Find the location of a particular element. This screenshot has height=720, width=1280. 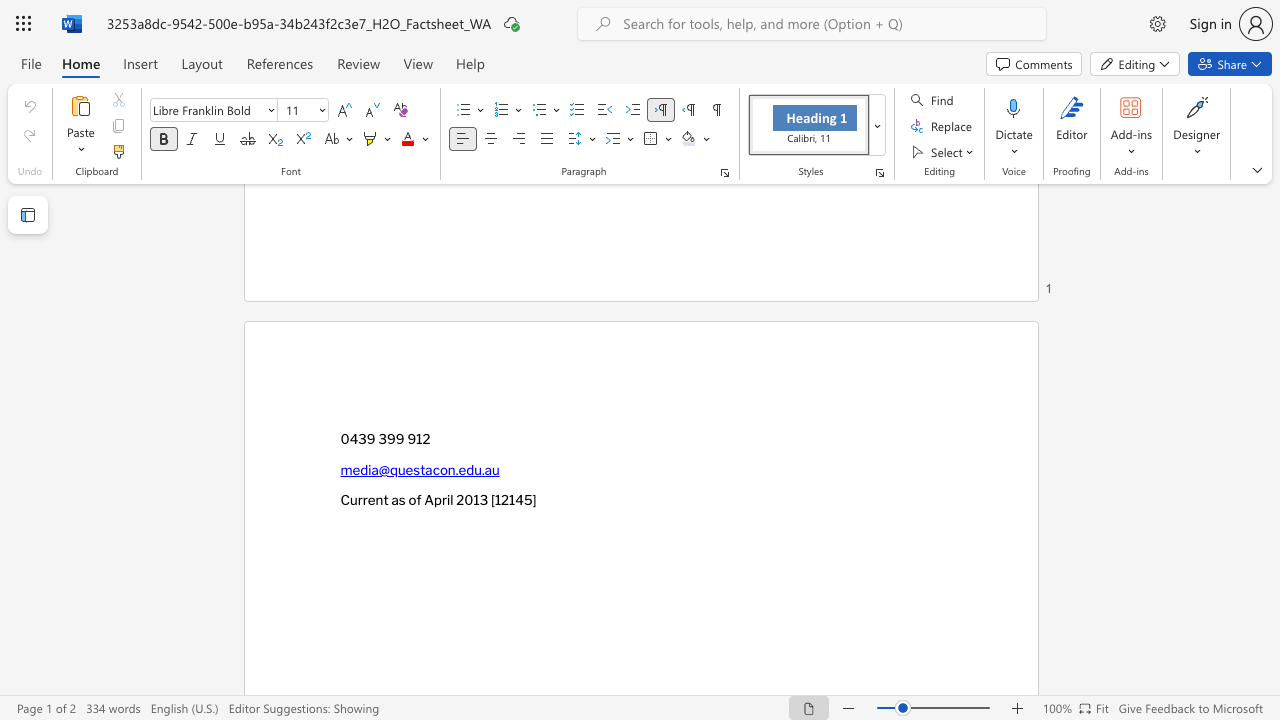

the subset text "39 399 9" within the text "0439 399 912" is located at coordinates (358, 438).